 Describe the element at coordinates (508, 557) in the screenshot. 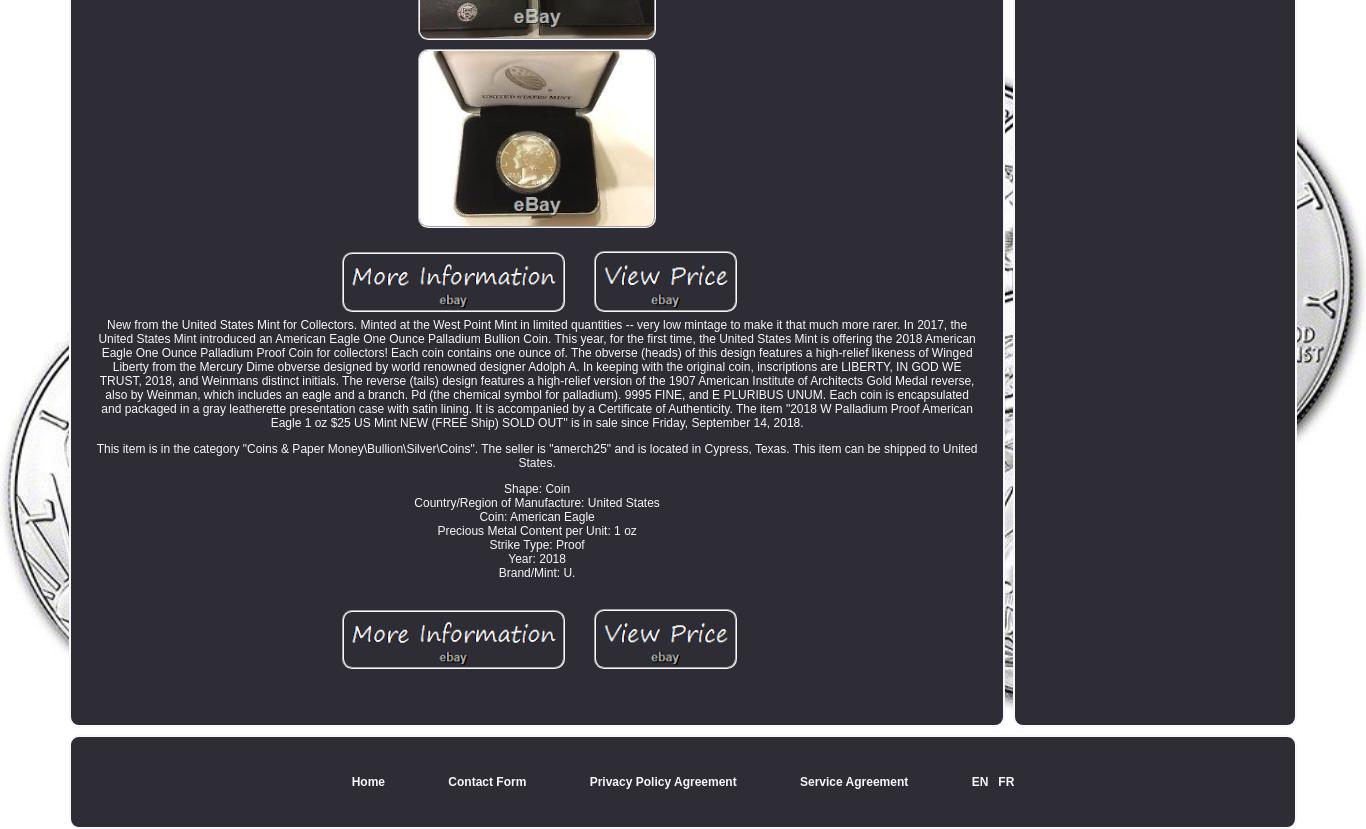

I see `'Year: 2018'` at that location.